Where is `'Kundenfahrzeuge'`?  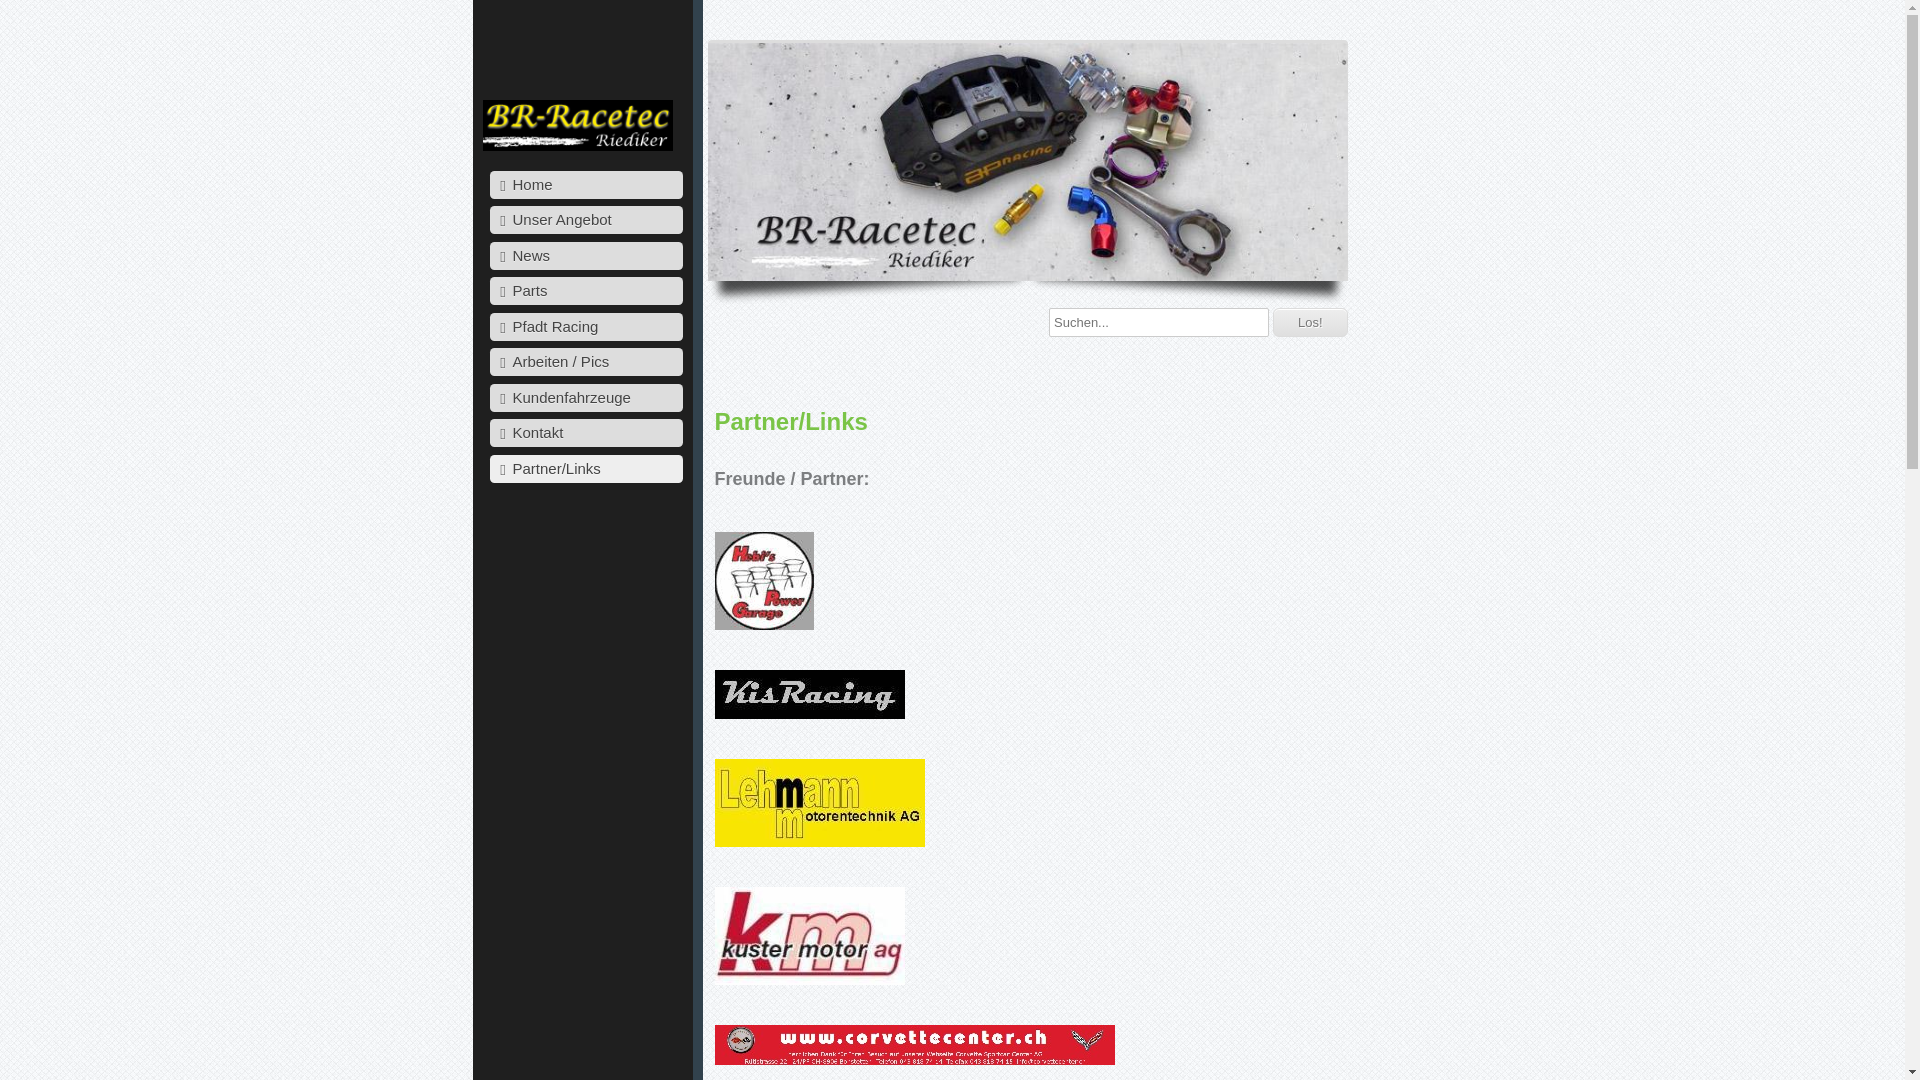 'Kundenfahrzeuge' is located at coordinates (585, 397).